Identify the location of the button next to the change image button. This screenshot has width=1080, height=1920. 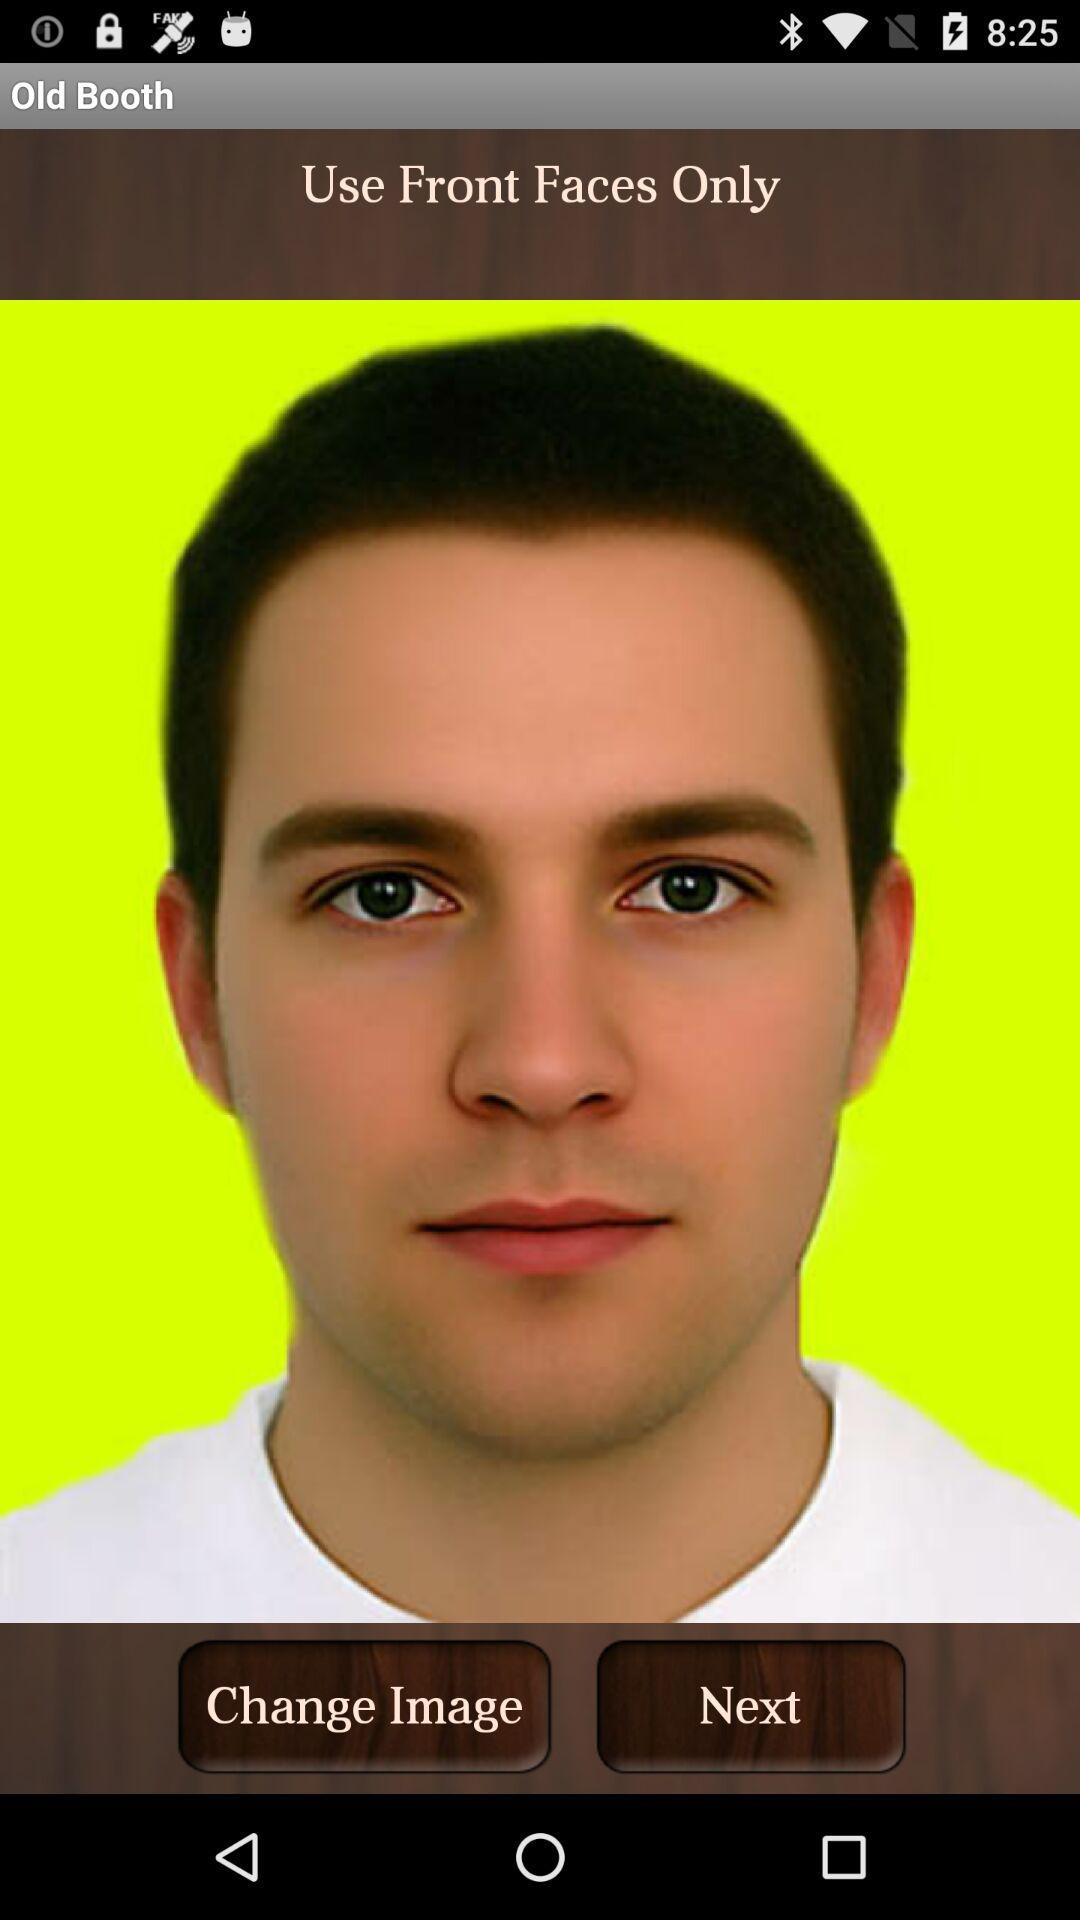
(751, 1705).